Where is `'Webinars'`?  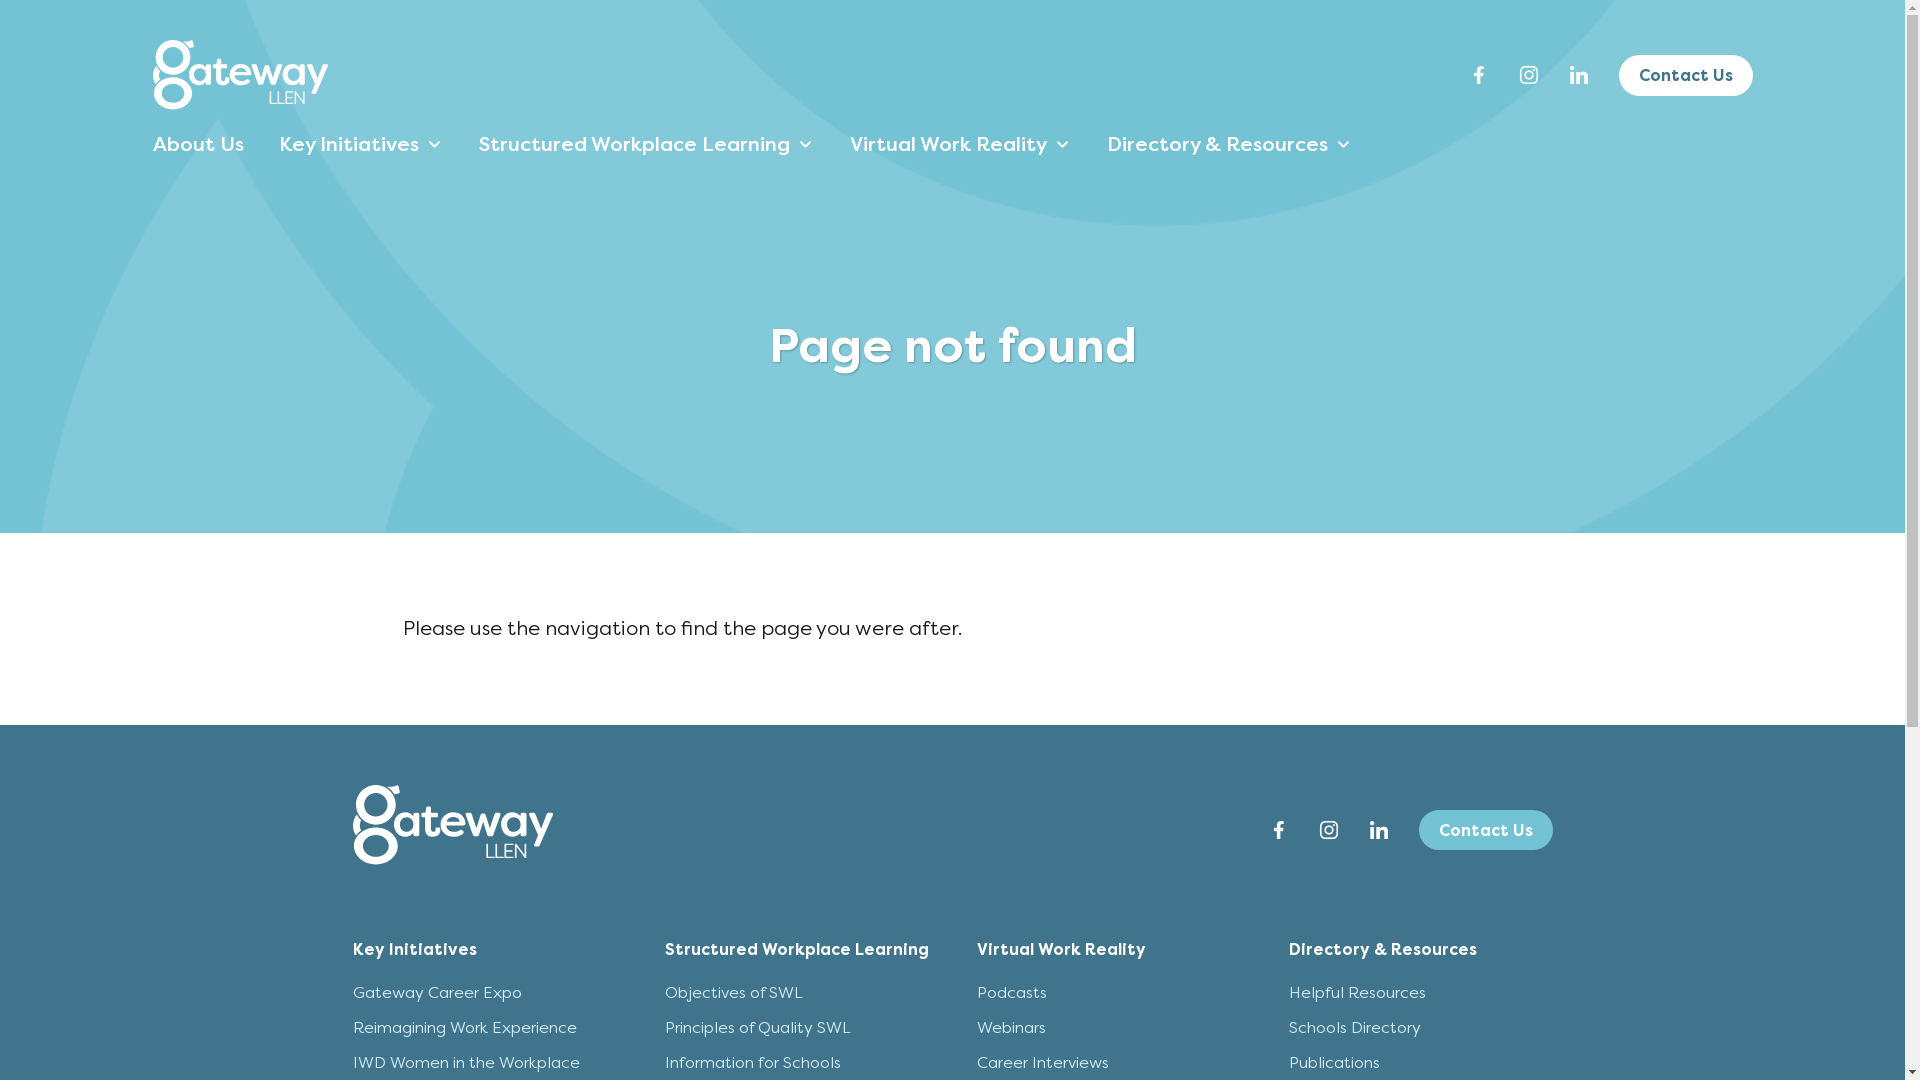 'Webinars' is located at coordinates (1010, 1027).